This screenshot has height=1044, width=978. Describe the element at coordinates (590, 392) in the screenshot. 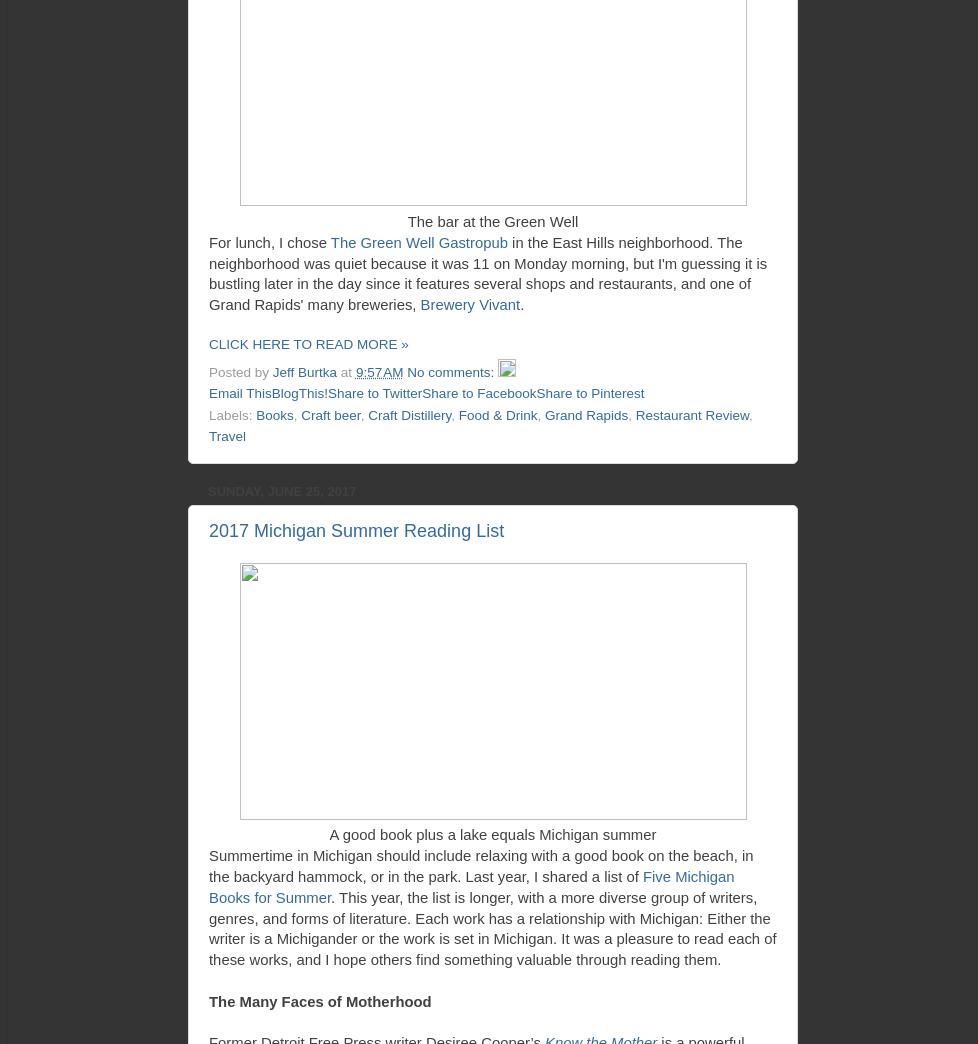

I see `'Share to Pinterest'` at that location.